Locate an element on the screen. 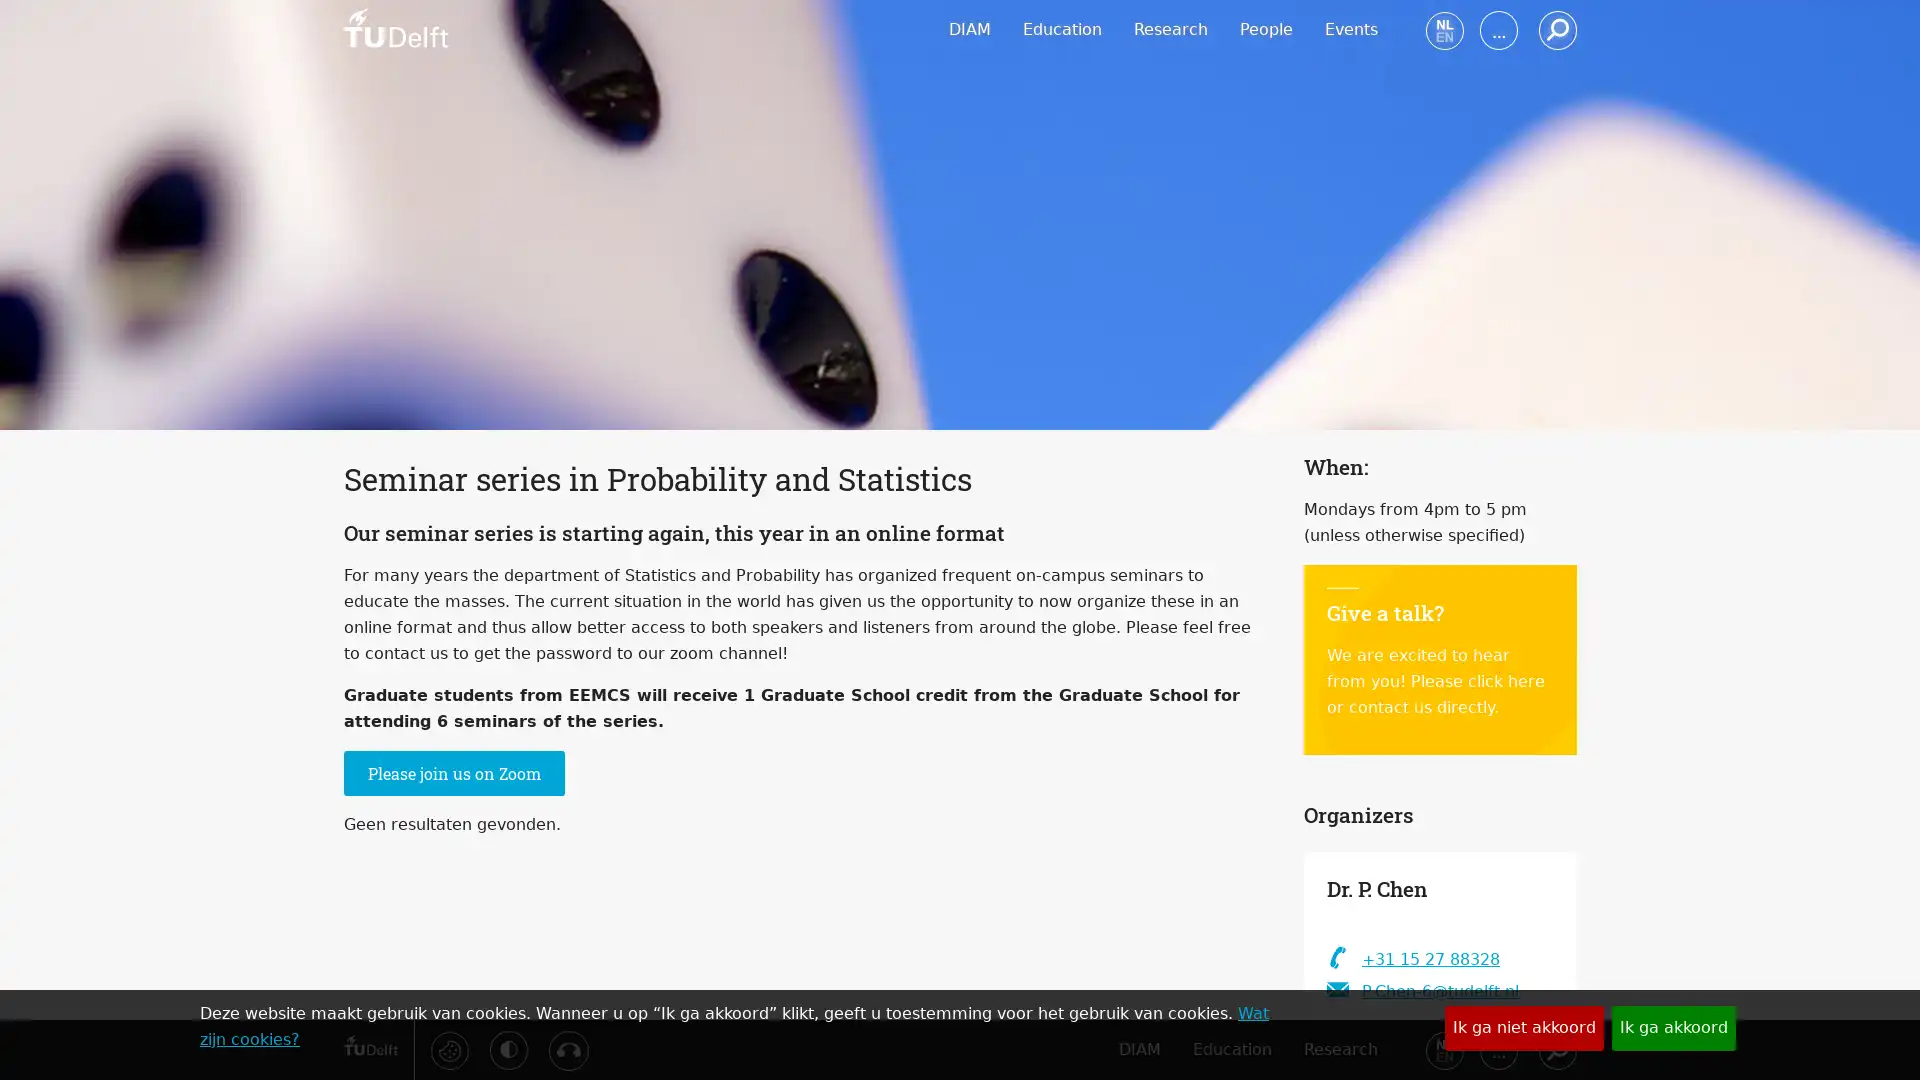 The height and width of the screenshot is (1080, 1920). Zoeken is located at coordinates (1555, 1048).